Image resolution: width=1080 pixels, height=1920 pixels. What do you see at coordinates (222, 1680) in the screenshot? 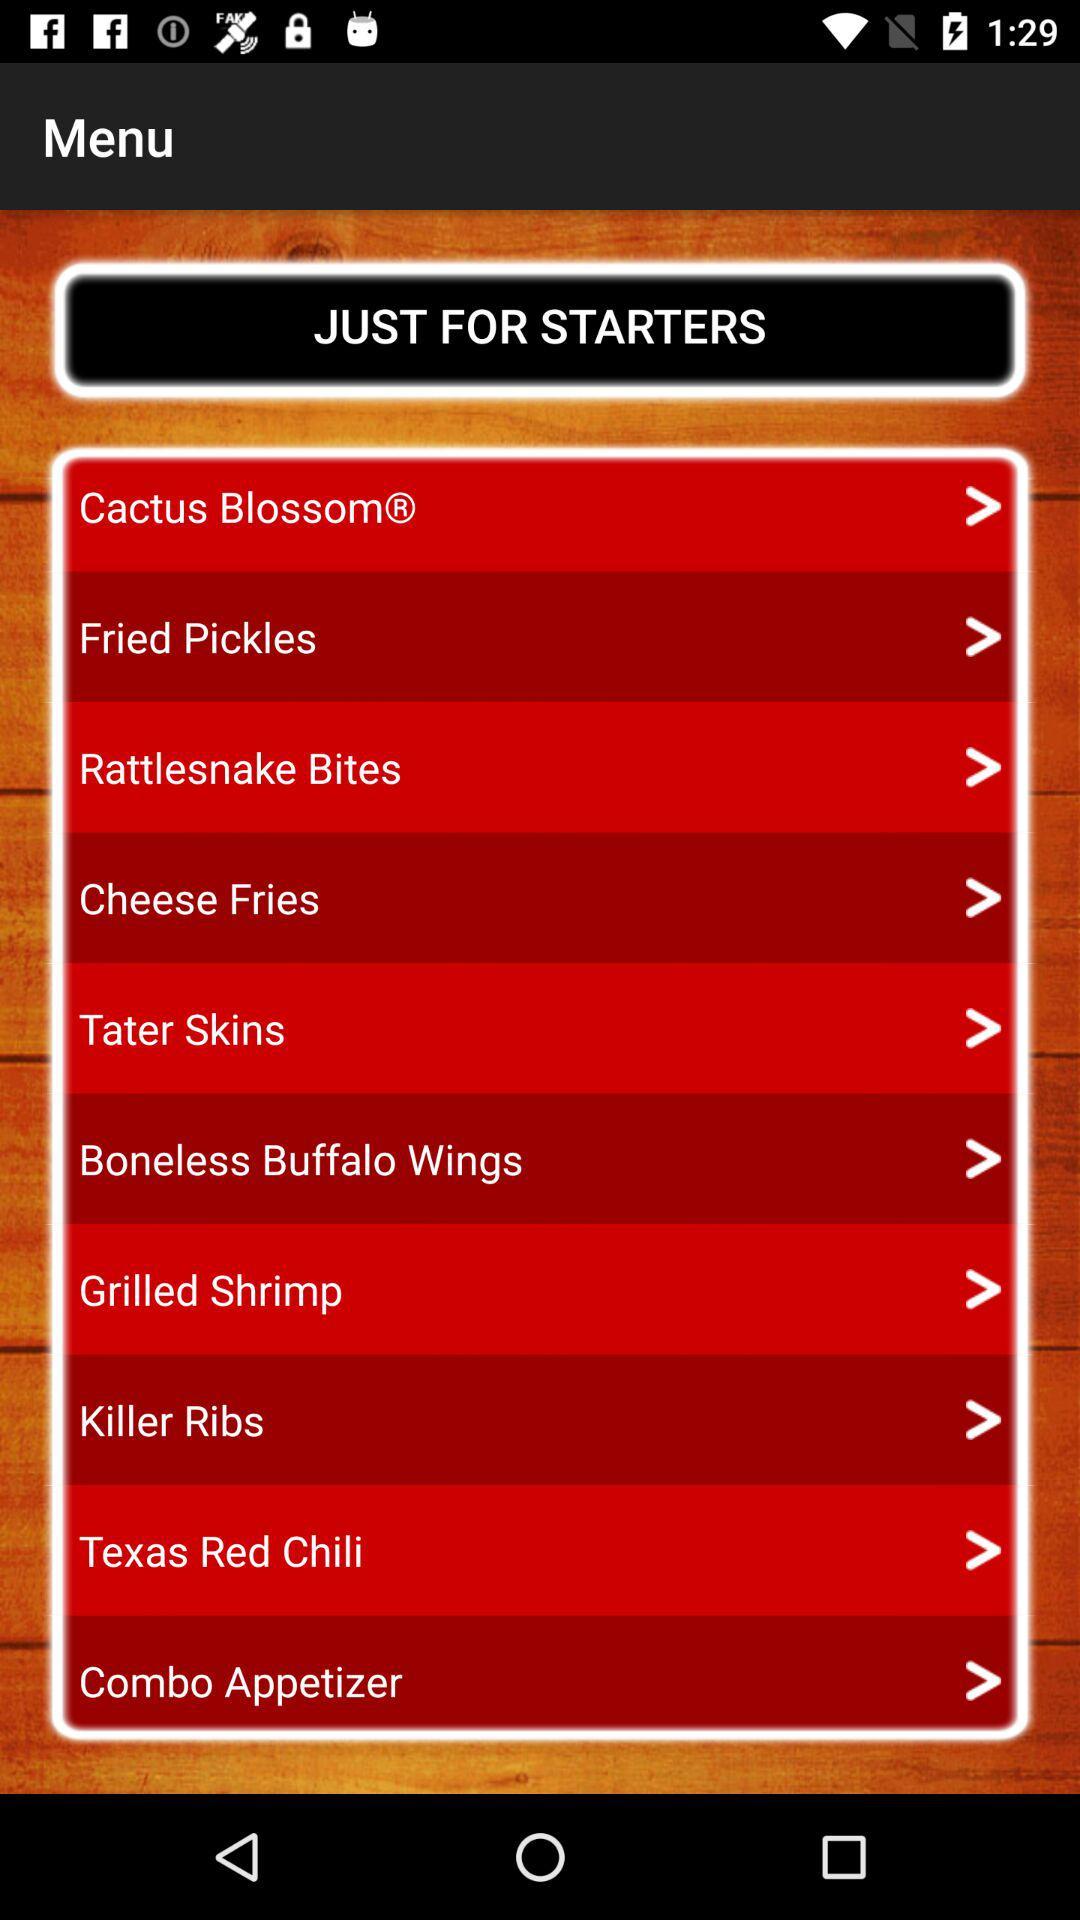
I see `the icon below the texas red chili app` at bounding box center [222, 1680].